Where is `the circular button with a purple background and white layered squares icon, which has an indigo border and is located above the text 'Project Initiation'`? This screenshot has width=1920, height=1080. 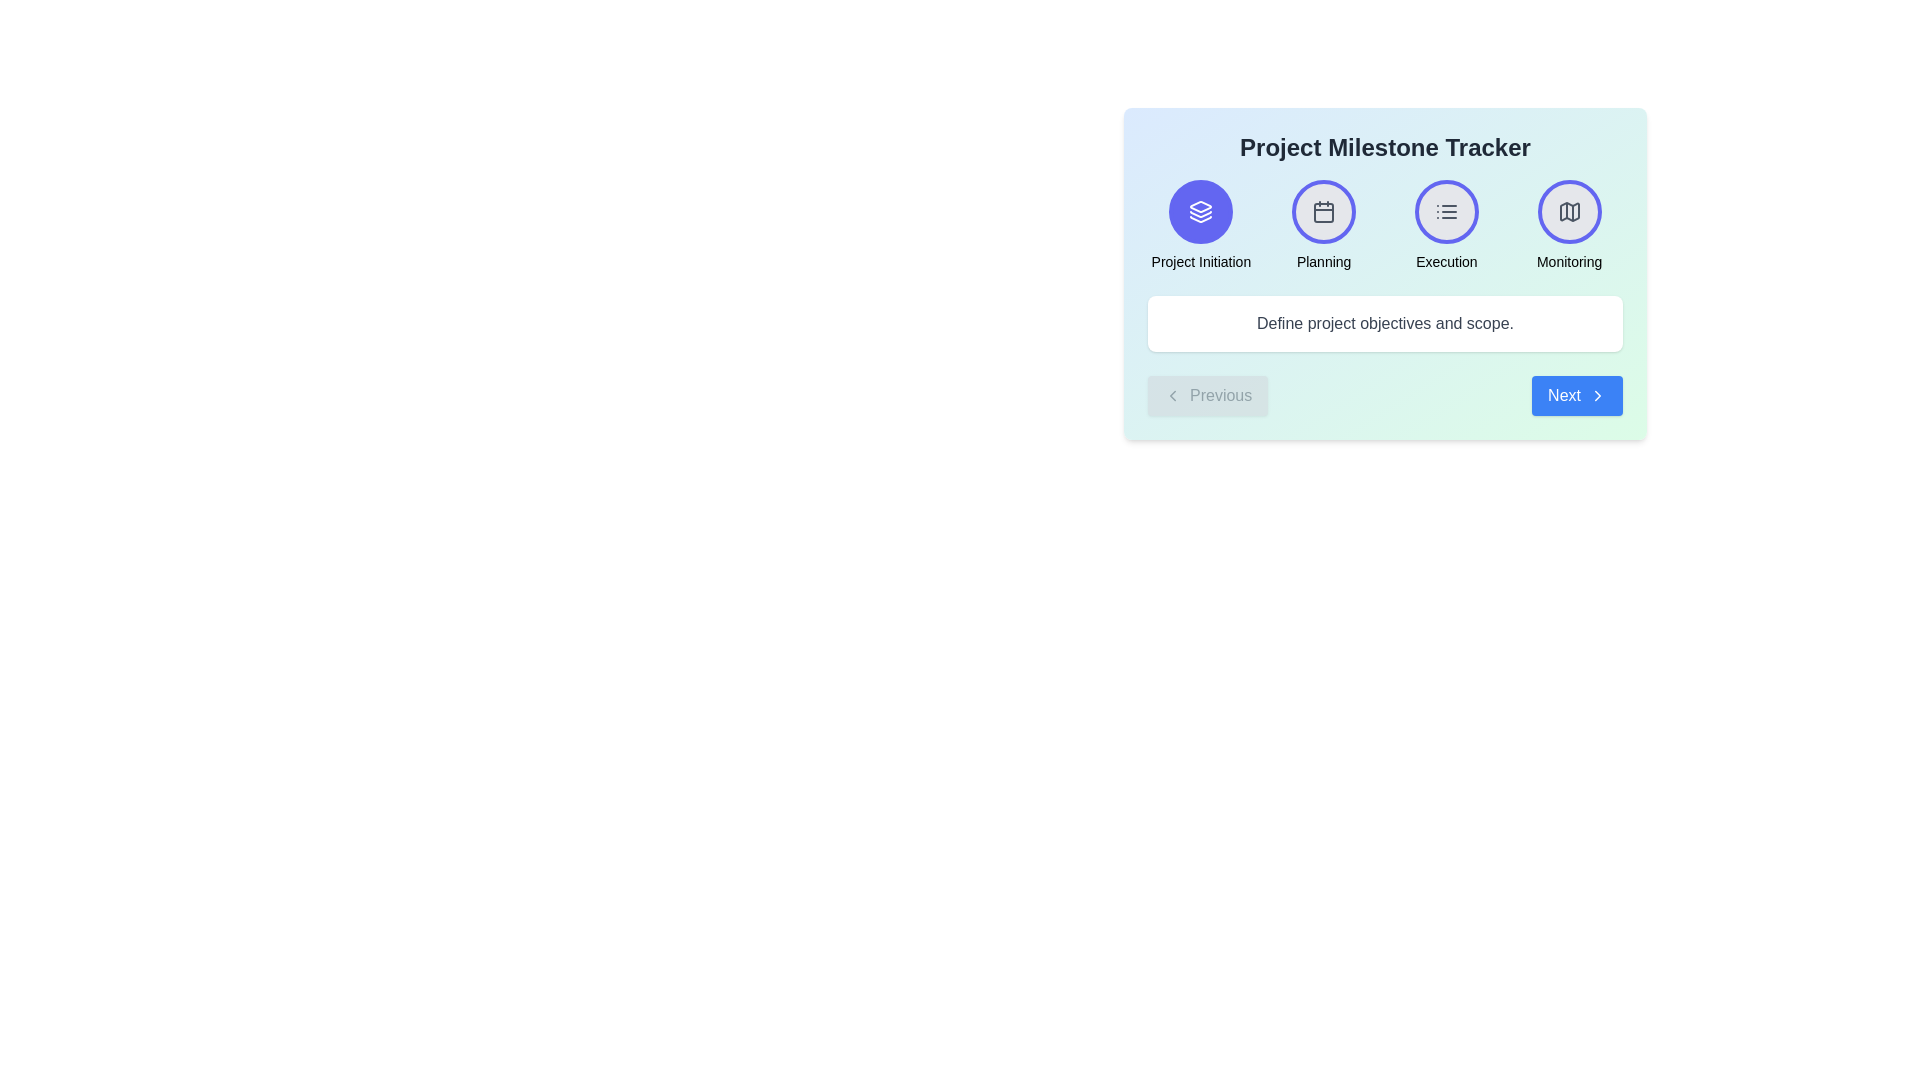 the circular button with a purple background and white layered squares icon, which has an indigo border and is located above the text 'Project Initiation' is located at coordinates (1200, 212).